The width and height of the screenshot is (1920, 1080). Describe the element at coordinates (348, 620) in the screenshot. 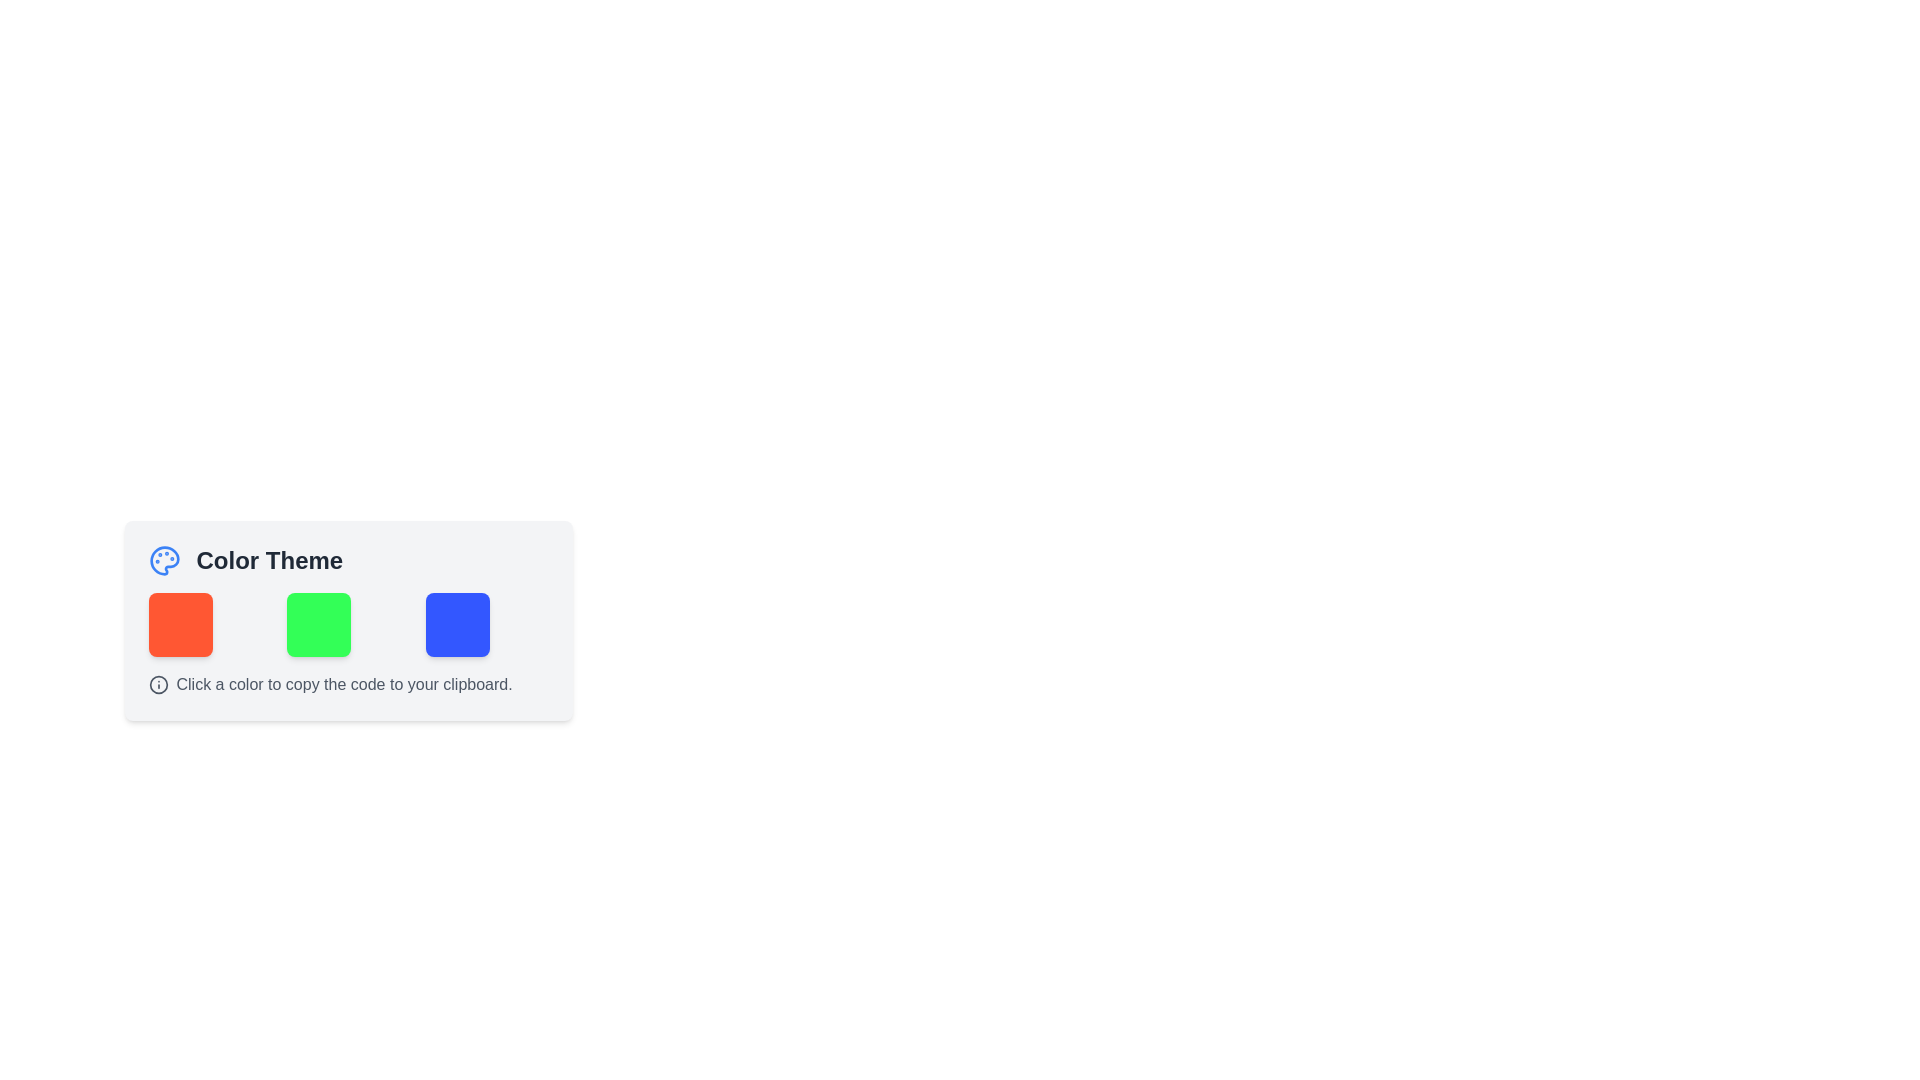

I see `the second square color swatch representing green in the 'Color Theme' section` at that location.